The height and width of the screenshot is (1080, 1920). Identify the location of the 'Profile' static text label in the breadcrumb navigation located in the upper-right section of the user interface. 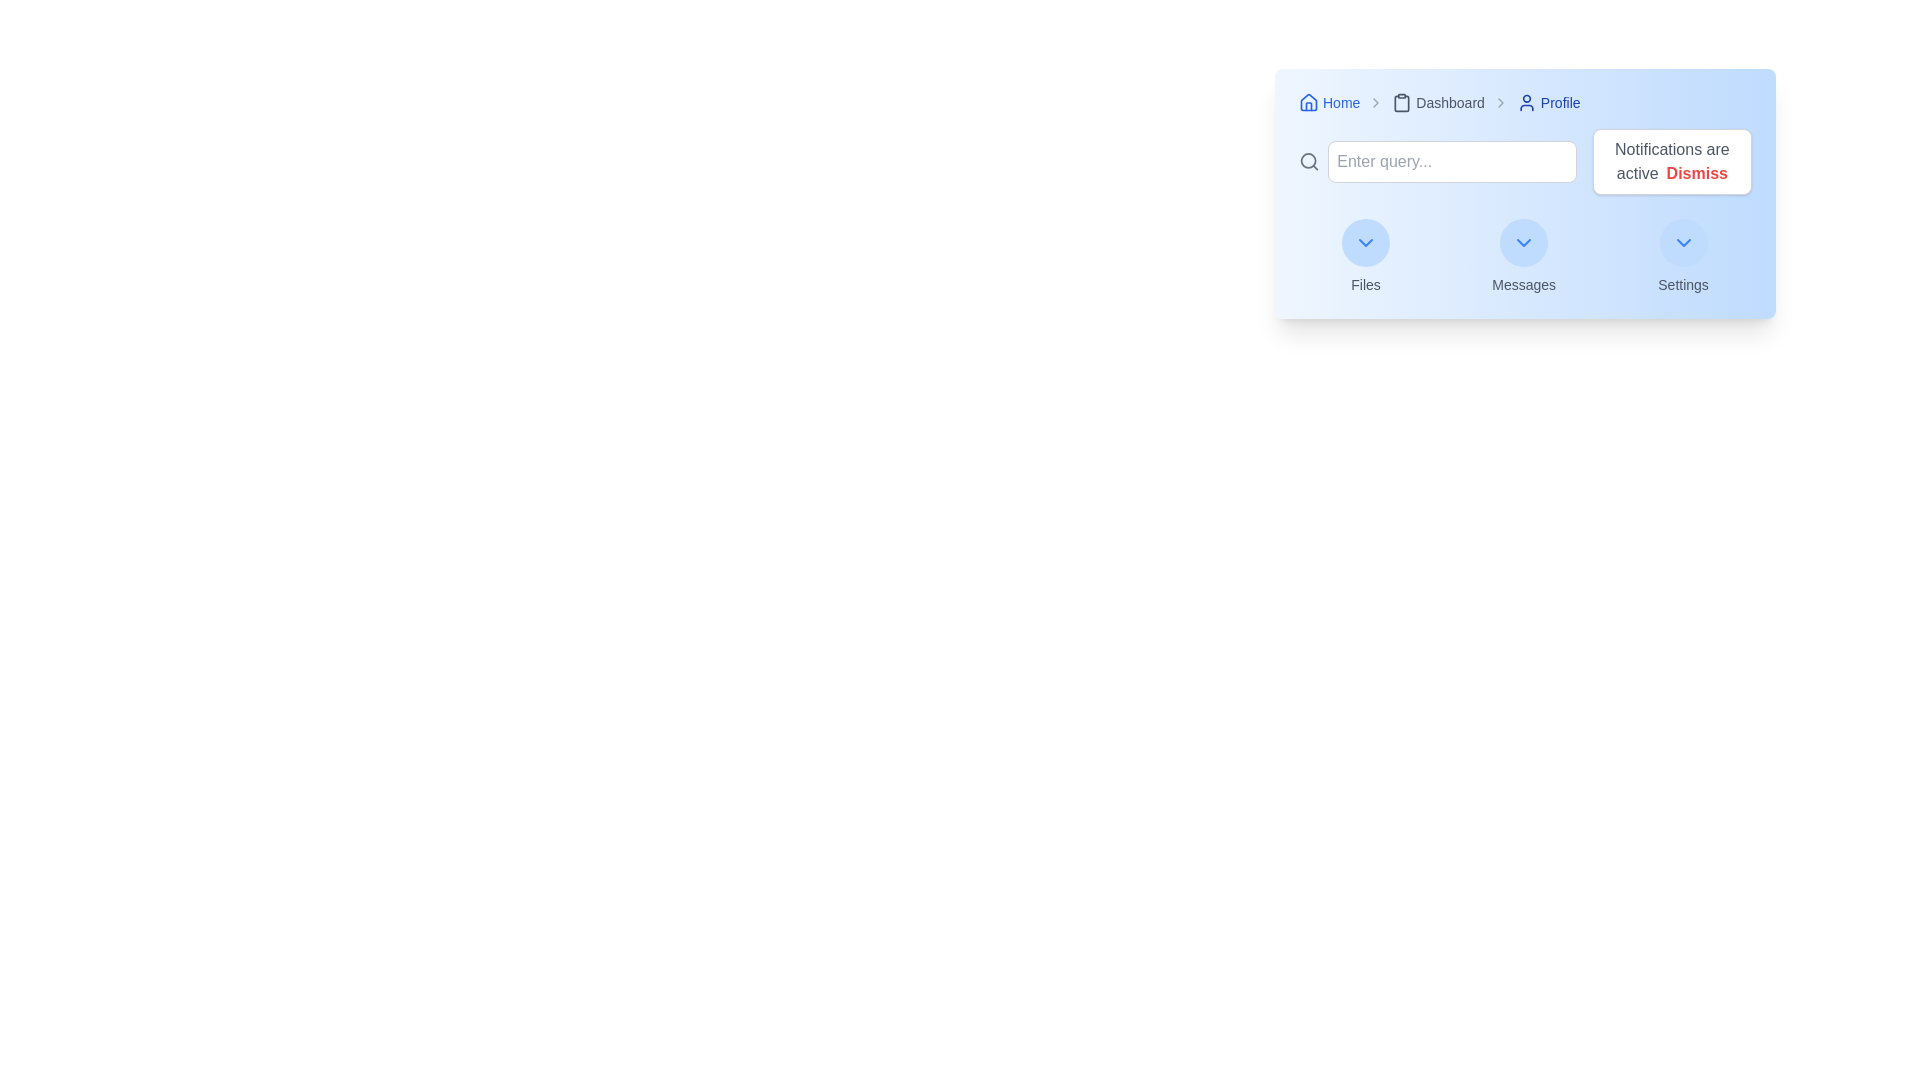
(1547, 103).